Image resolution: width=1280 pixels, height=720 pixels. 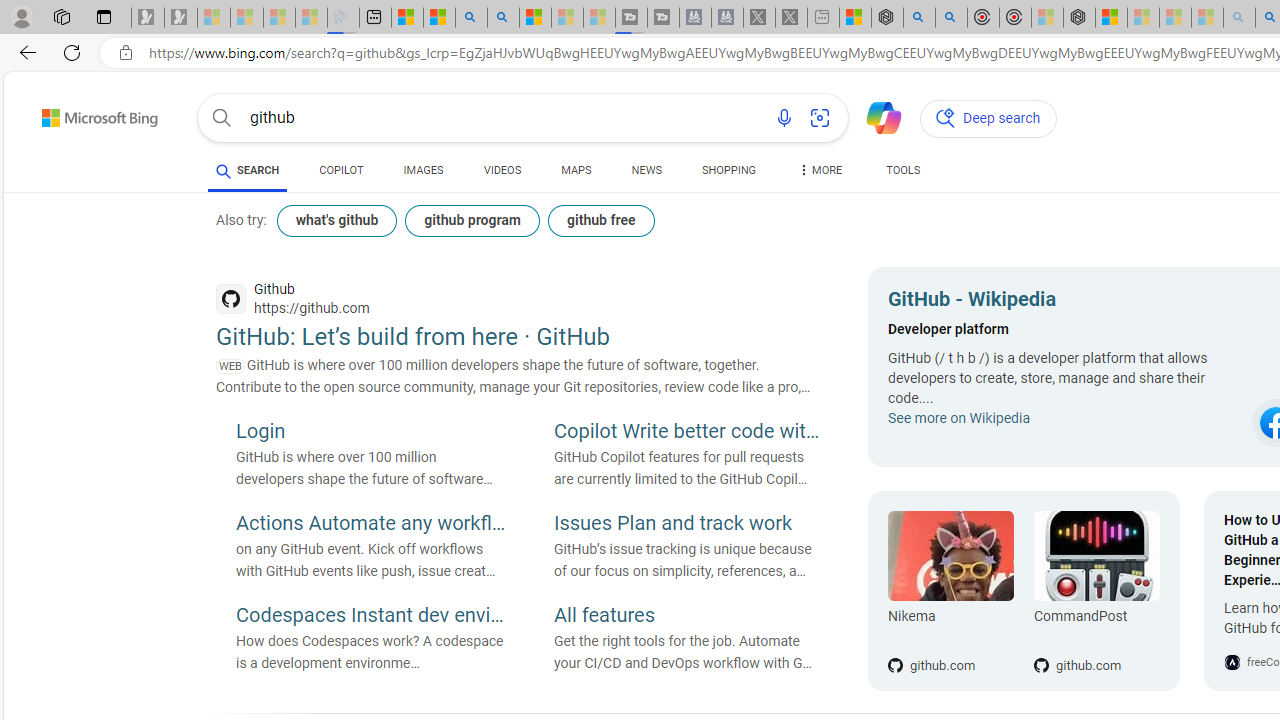 I want to click on 'Copilot Write better code with AI', so click(x=689, y=432).